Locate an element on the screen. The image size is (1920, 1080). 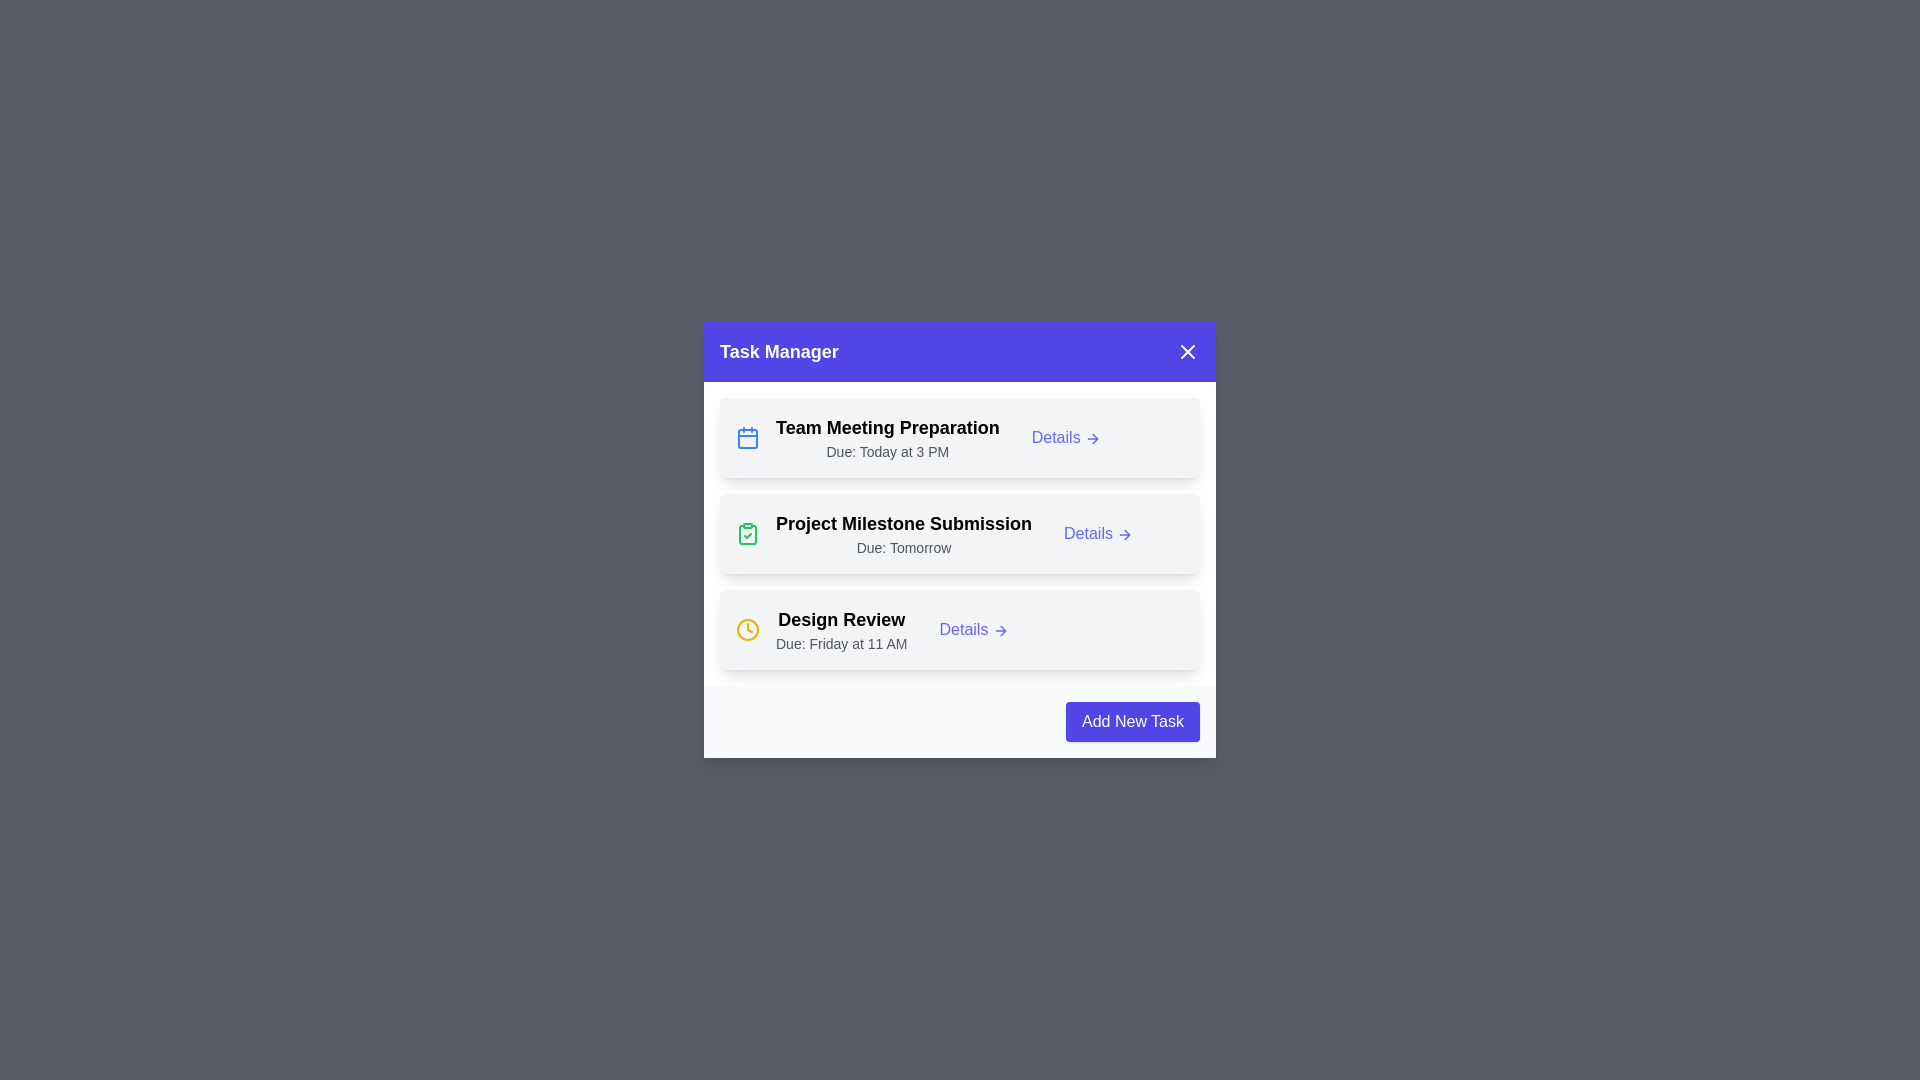
the close button located at the far right of the 'Task Manager' header bar is located at coordinates (1188, 350).